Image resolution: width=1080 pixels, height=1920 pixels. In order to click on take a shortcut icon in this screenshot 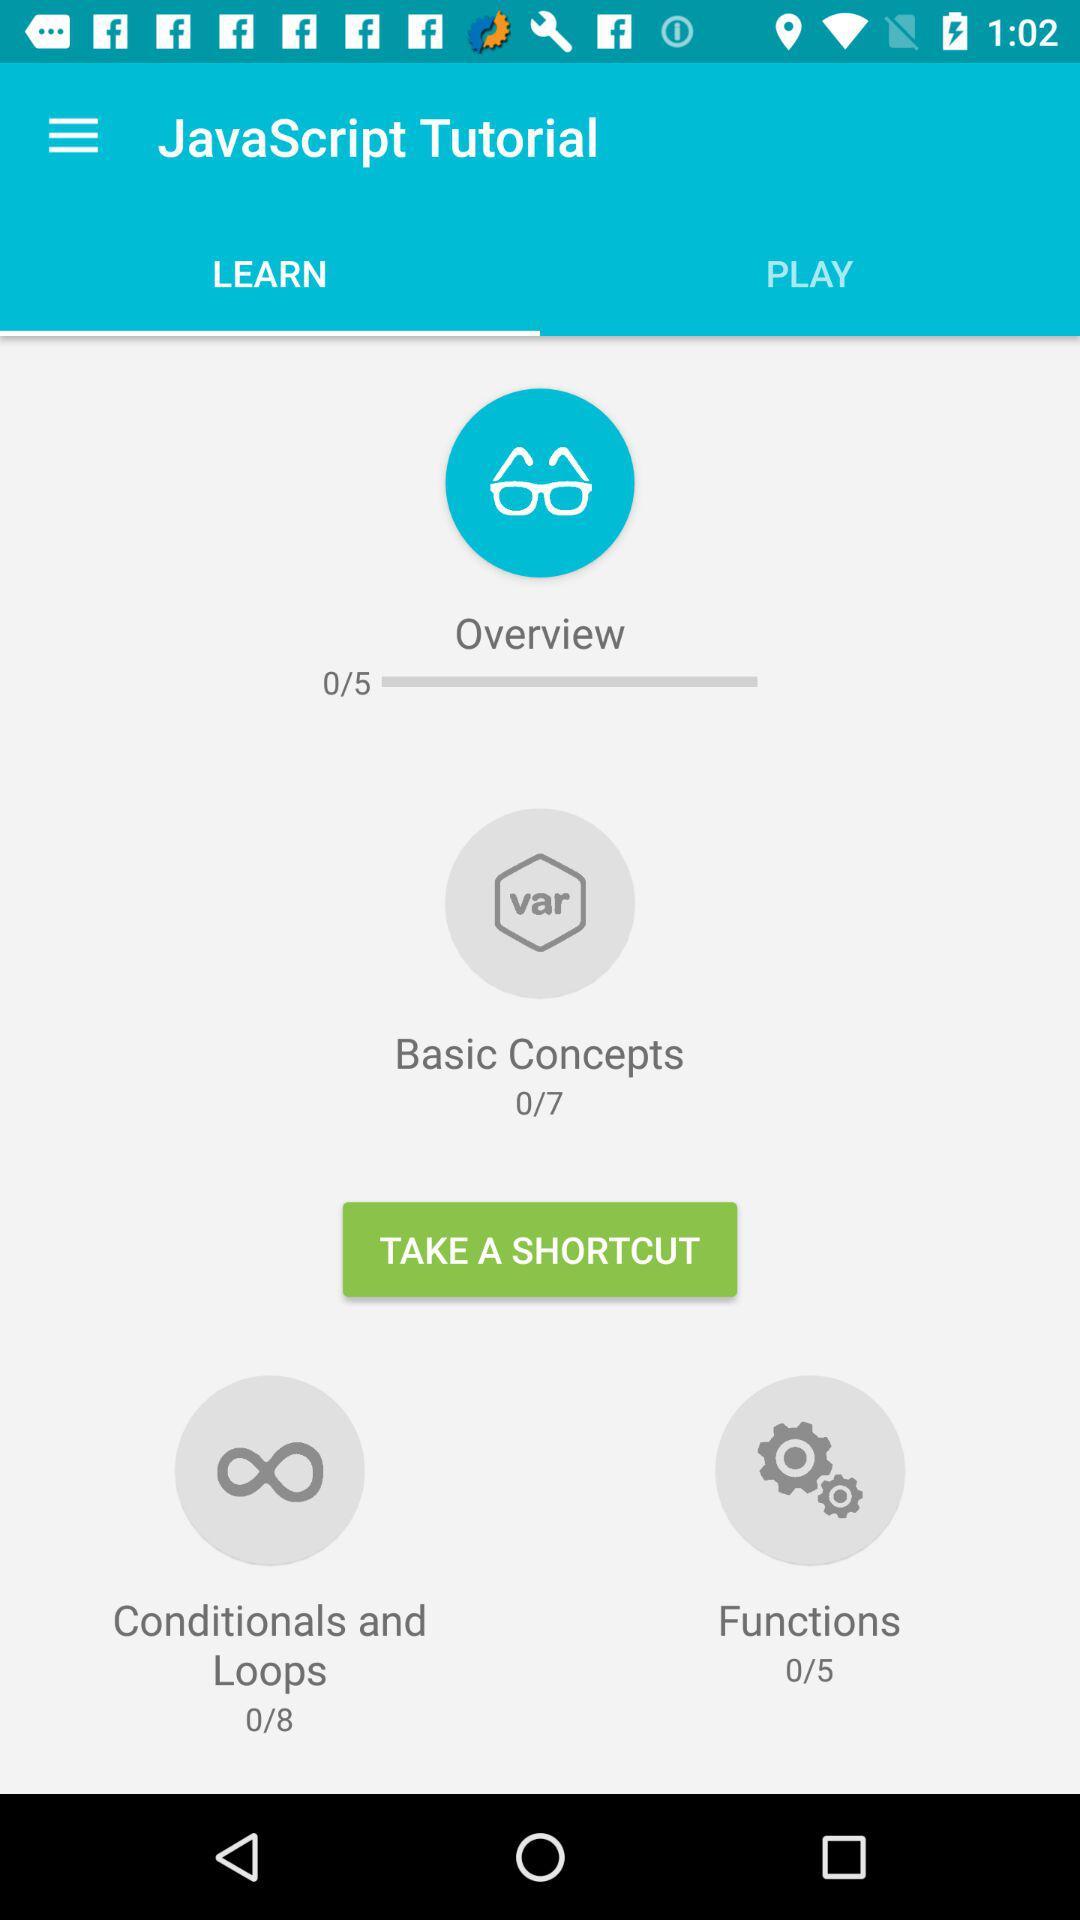, I will do `click(540, 1248)`.